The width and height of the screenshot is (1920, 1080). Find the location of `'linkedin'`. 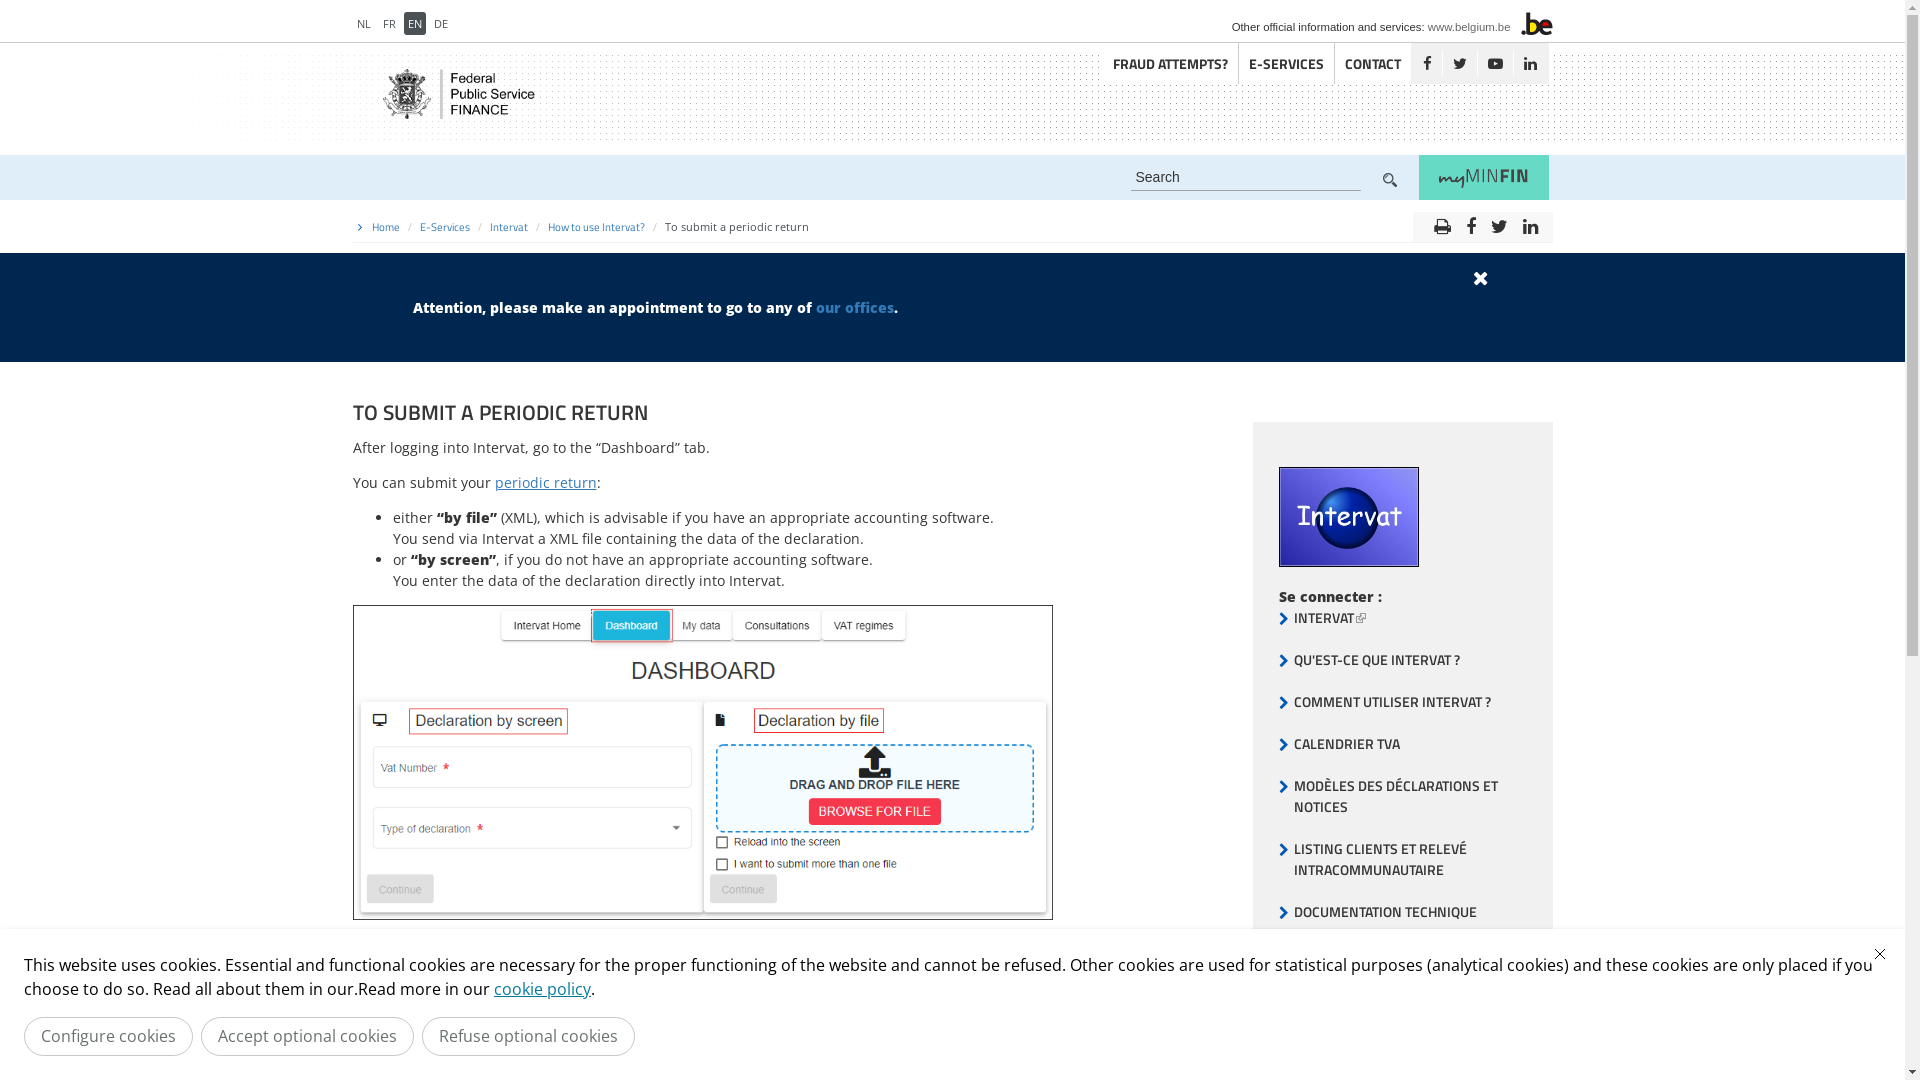

'linkedin' is located at coordinates (1529, 222).